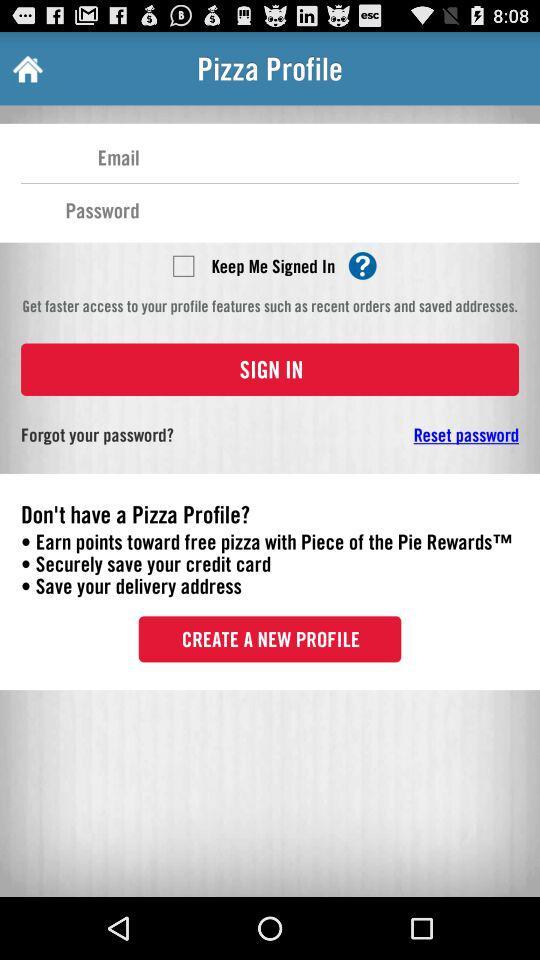 The image size is (540, 960). Describe the element at coordinates (361, 264) in the screenshot. I see `help` at that location.